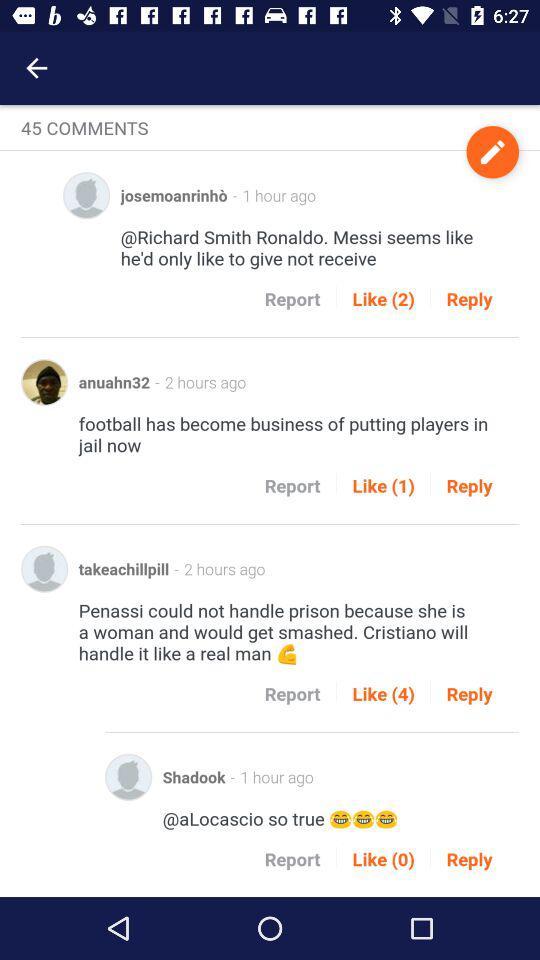 This screenshot has width=540, height=960. I want to click on the icon above 45 comments item, so click(36, 68).